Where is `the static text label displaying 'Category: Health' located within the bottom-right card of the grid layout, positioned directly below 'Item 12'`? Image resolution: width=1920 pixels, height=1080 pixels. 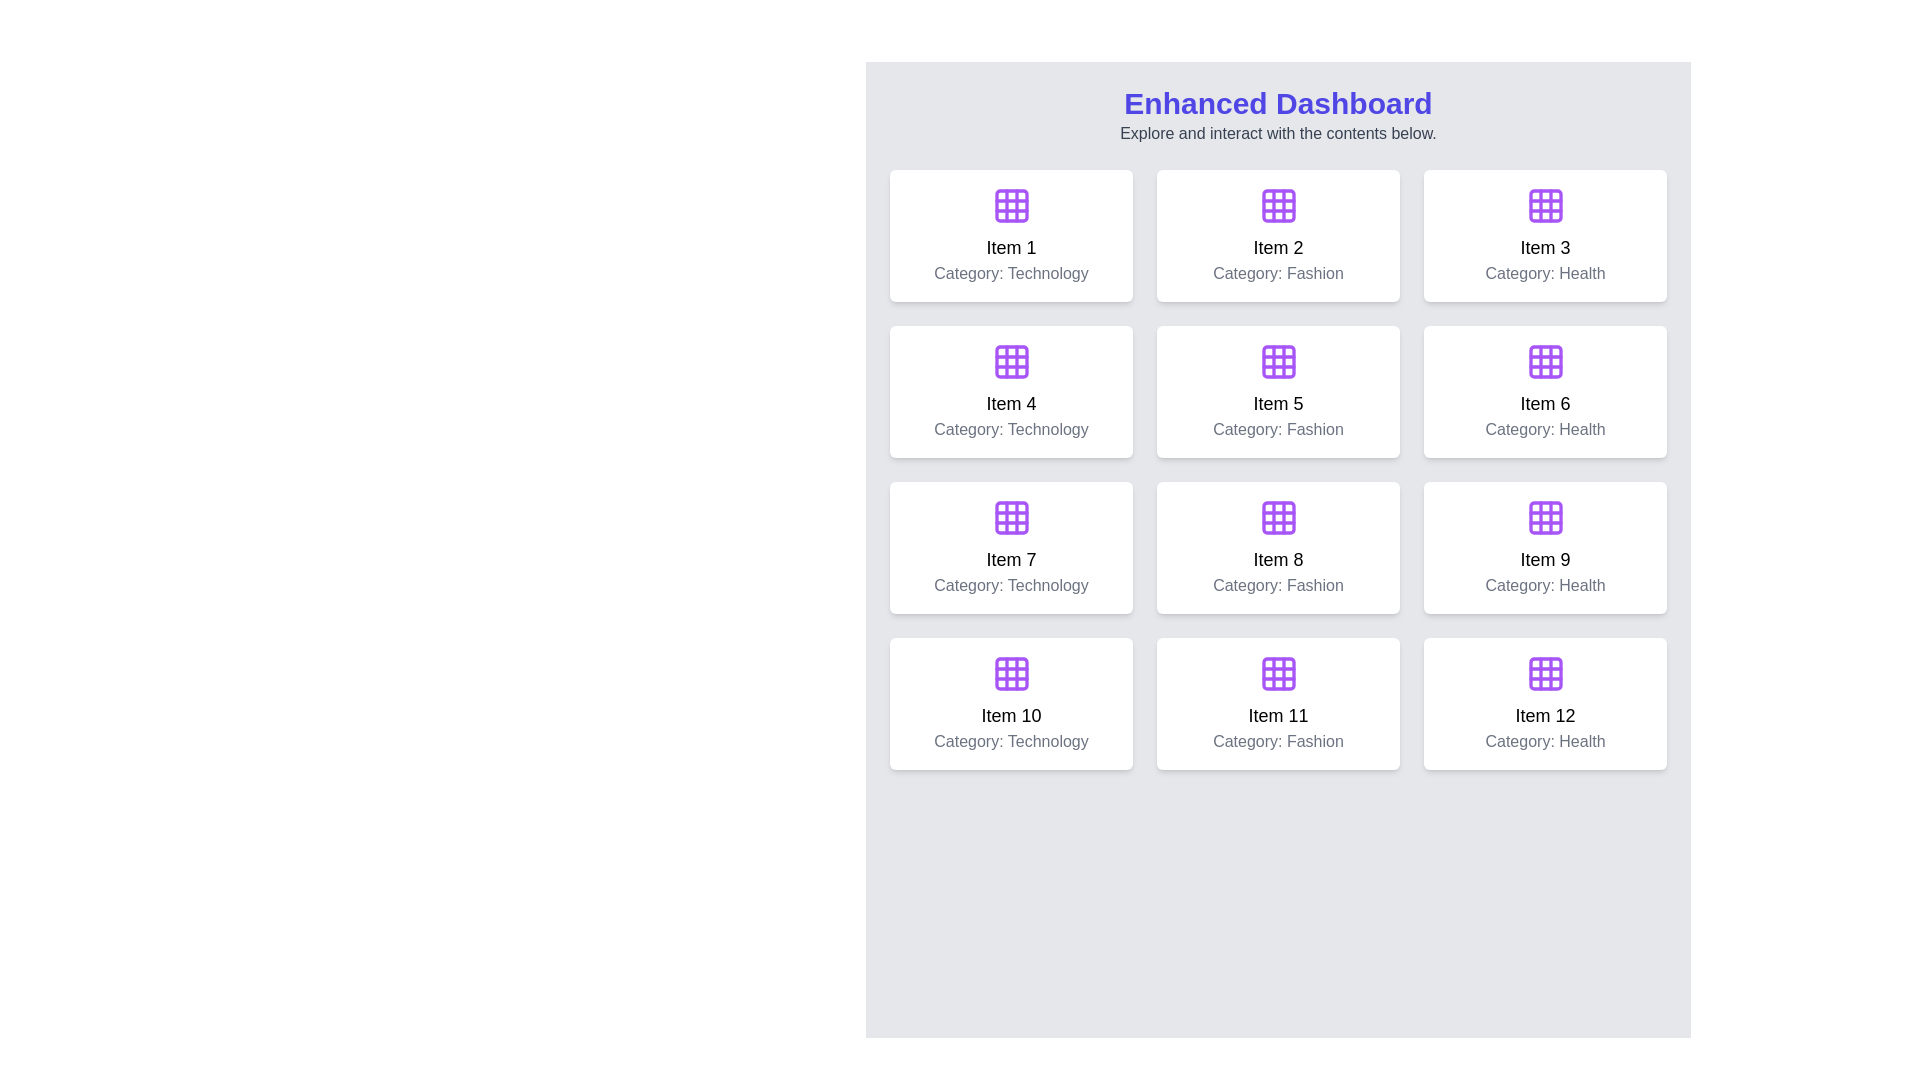
the static text label displaying 'Category: Health' located within the bottom-right card of the grid layout, positioned directly below 'Item 12' is located at coordinates (1544, 741).